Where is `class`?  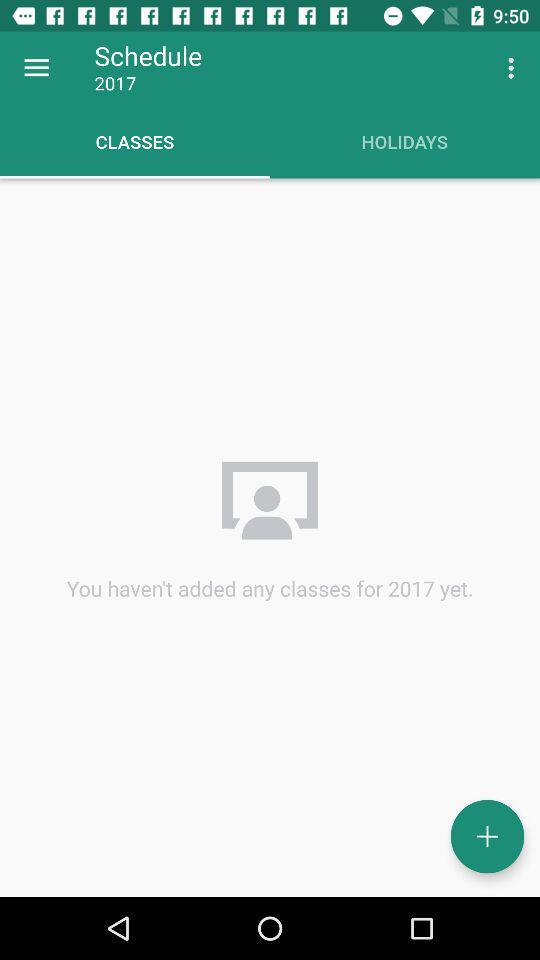 class is located at coordinates (486, 836).